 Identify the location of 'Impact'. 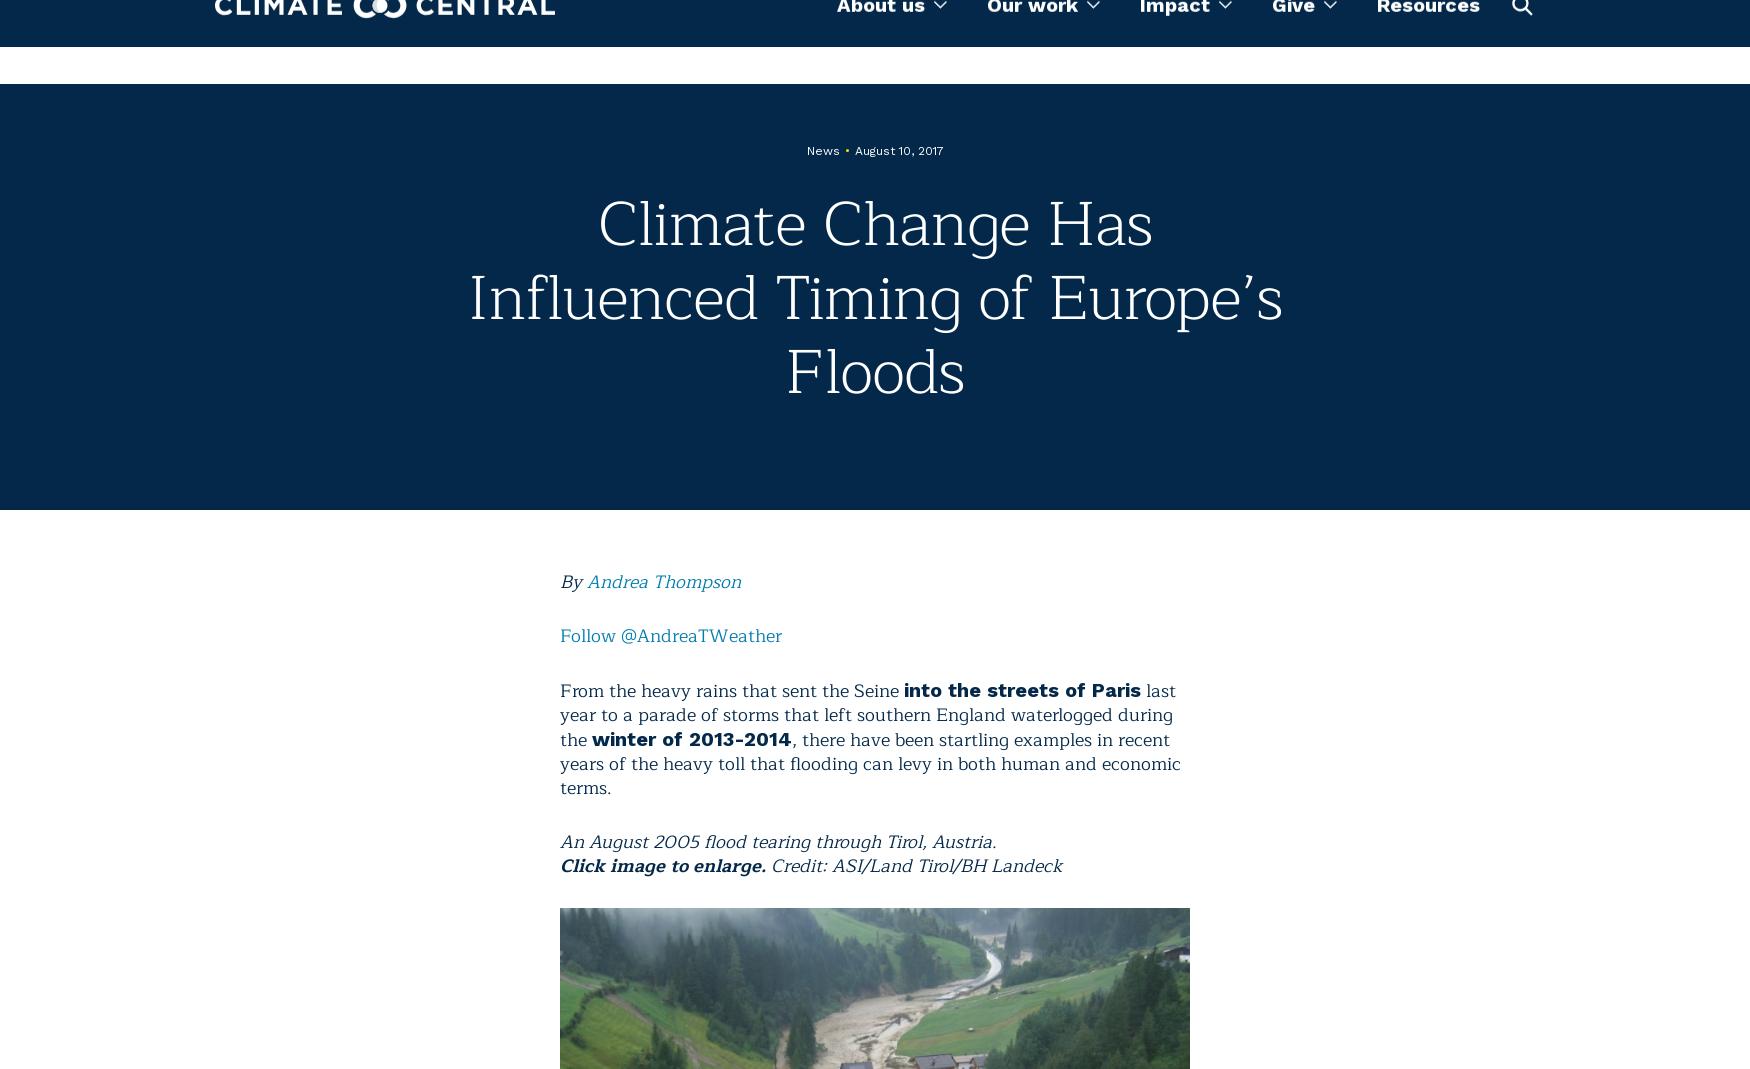
(1138, 41).